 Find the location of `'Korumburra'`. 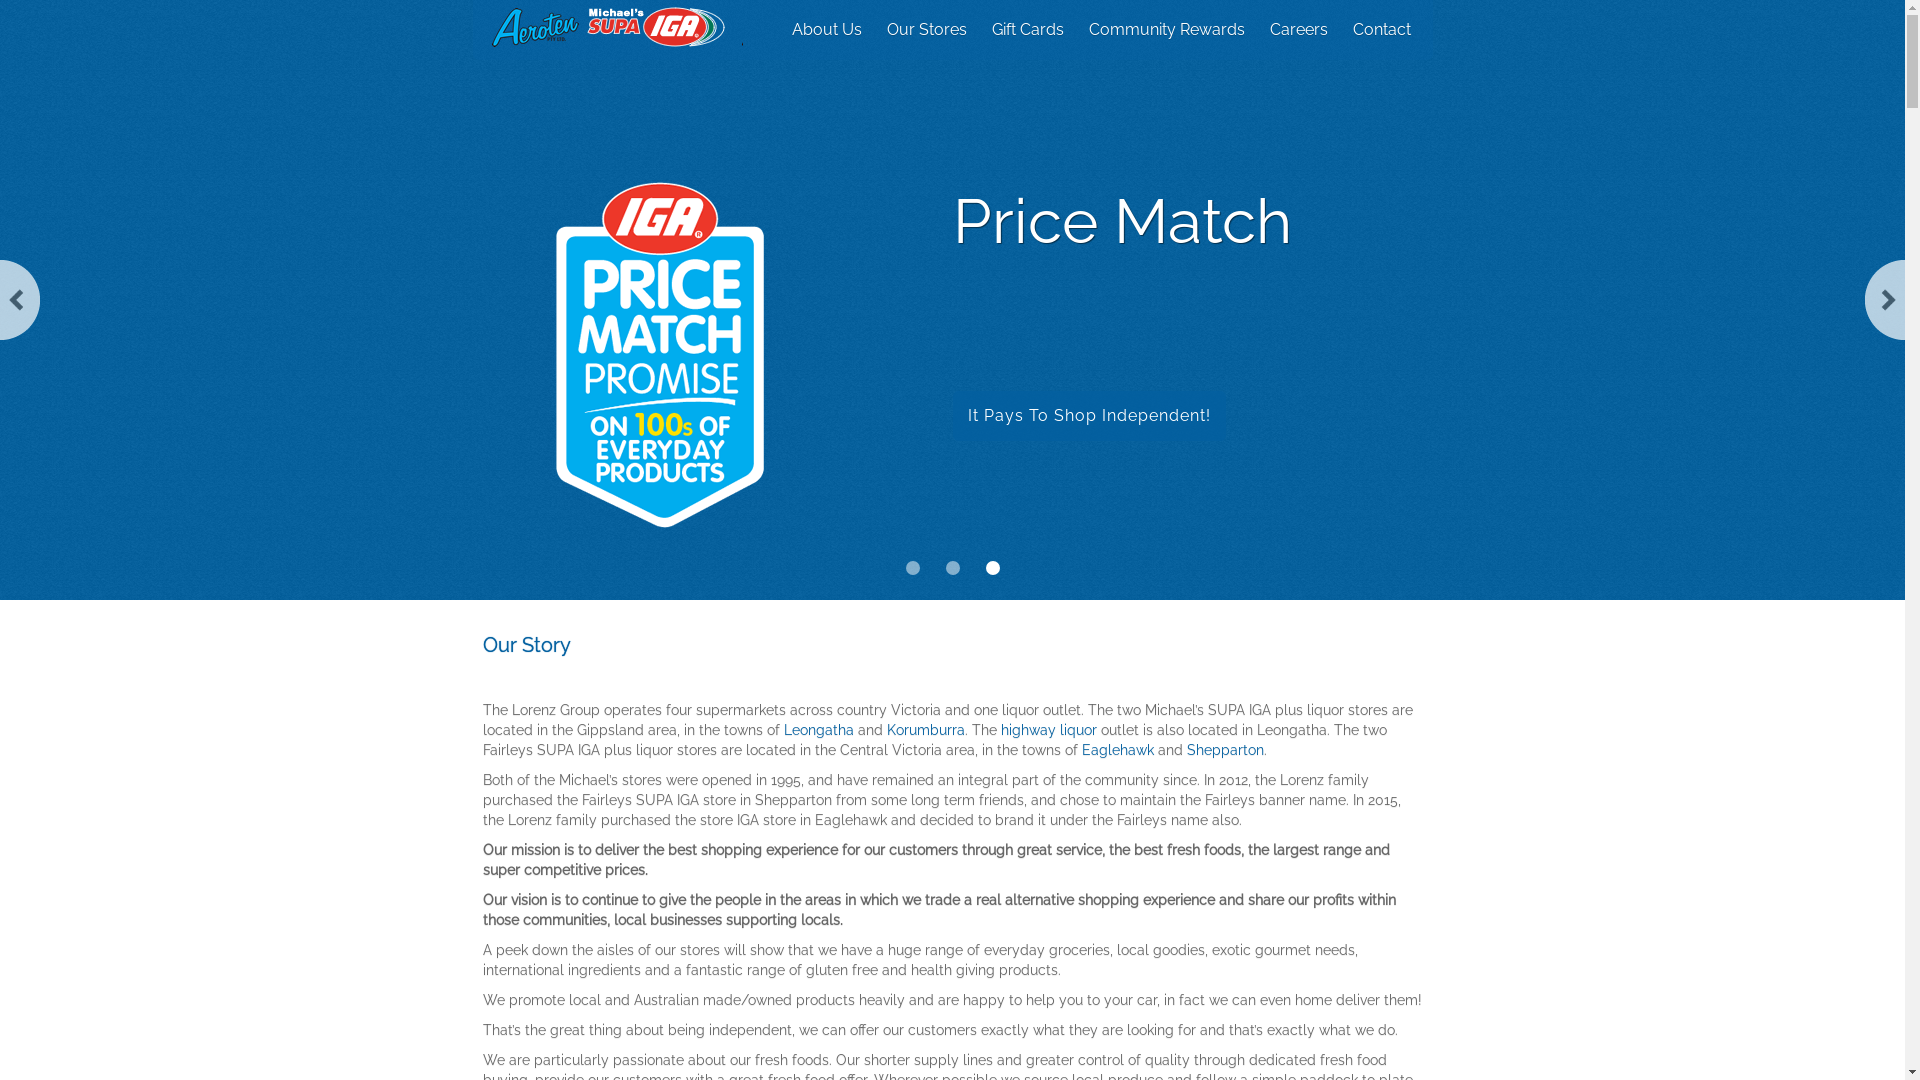

'Korumburra' is located at coordinates (924, 729).